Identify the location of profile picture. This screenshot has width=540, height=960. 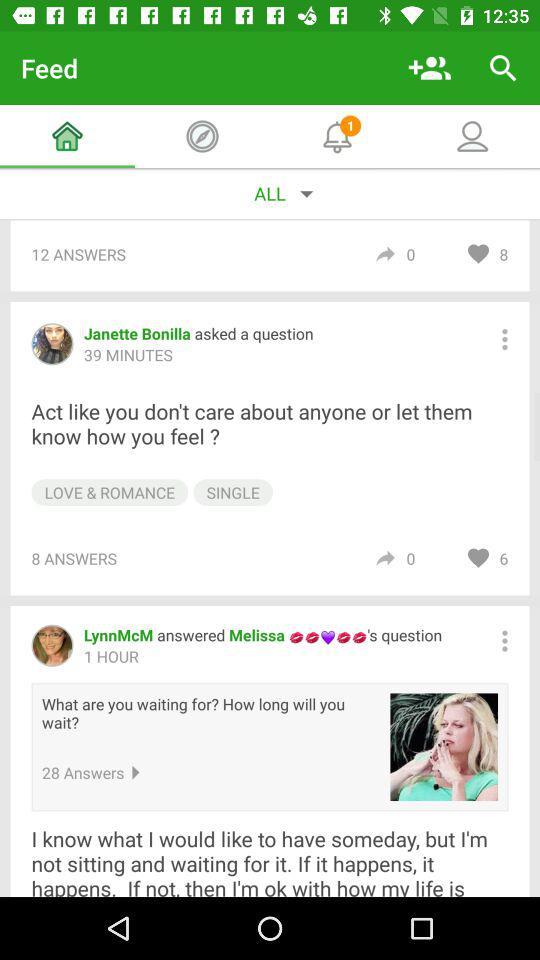
(444, 746).